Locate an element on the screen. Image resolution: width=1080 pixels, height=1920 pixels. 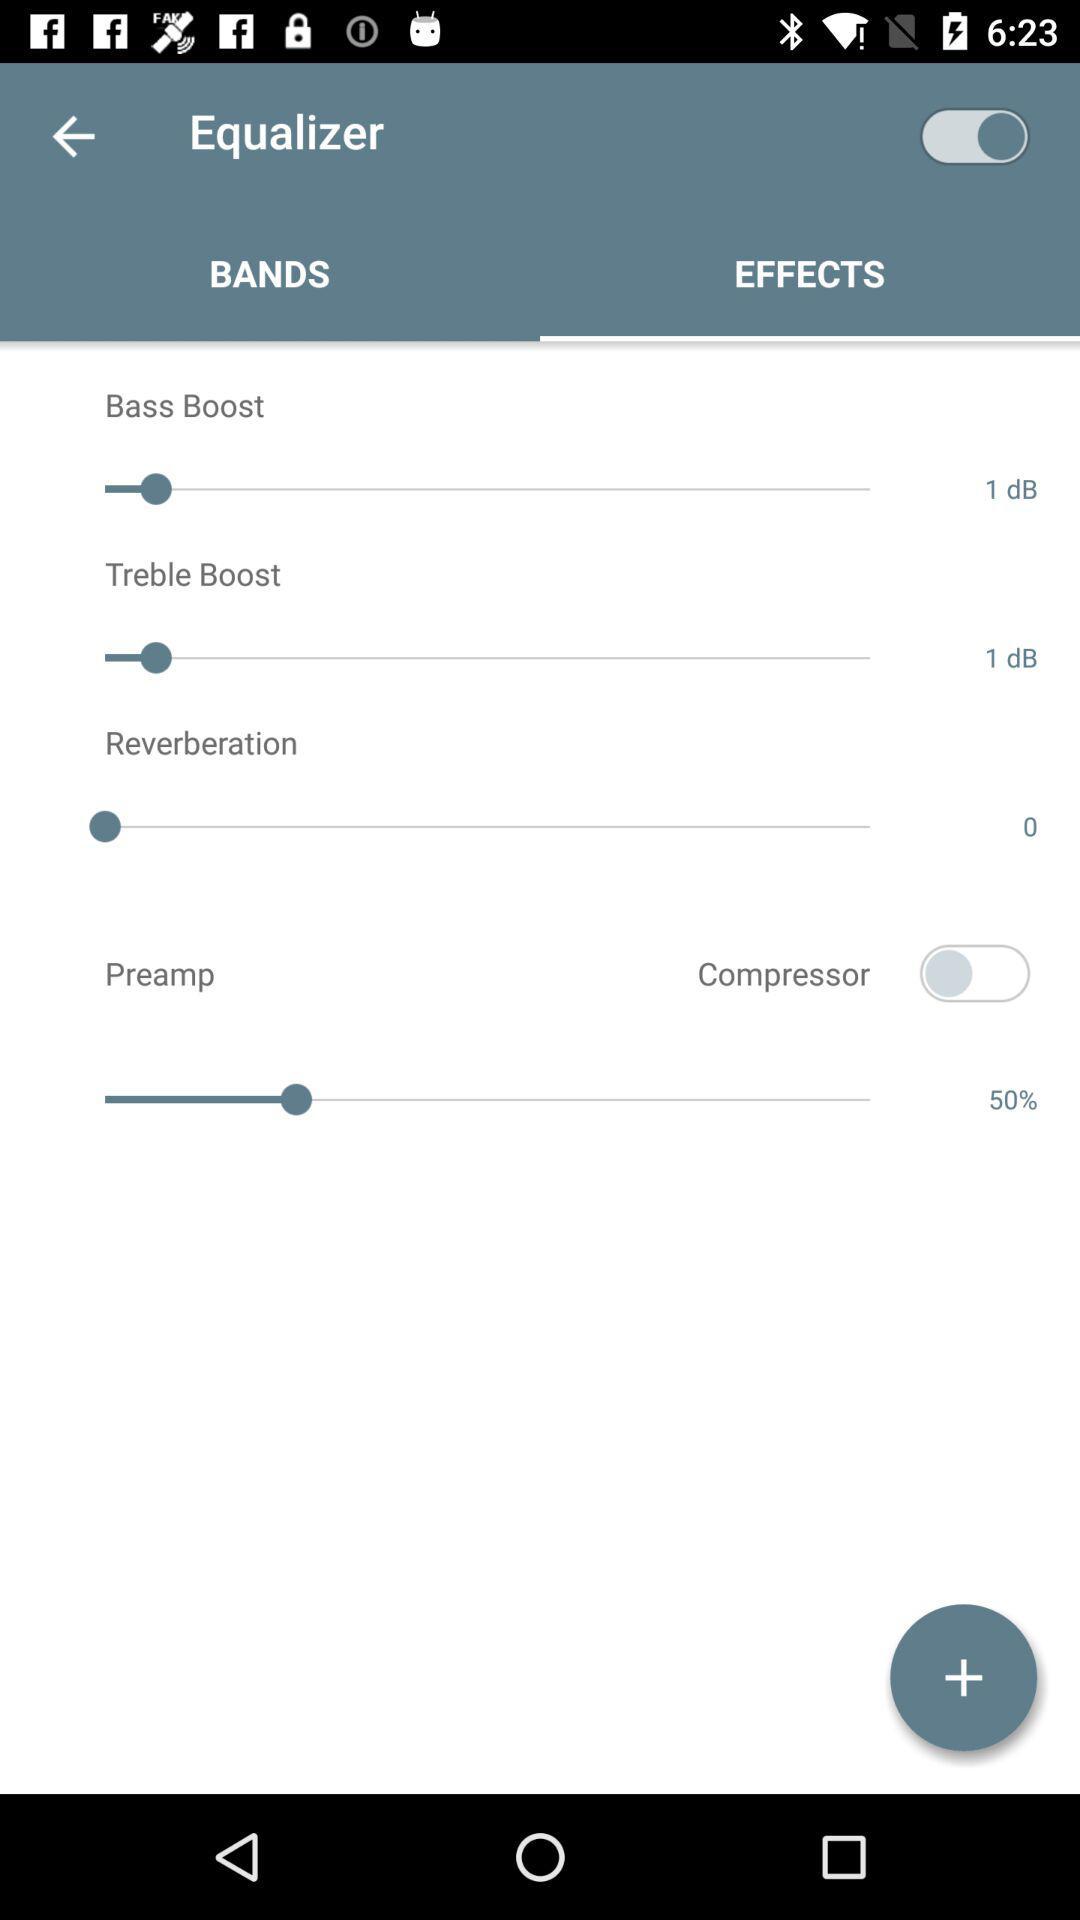
the item to the right of the compressor is located at coordinates (974, 973).